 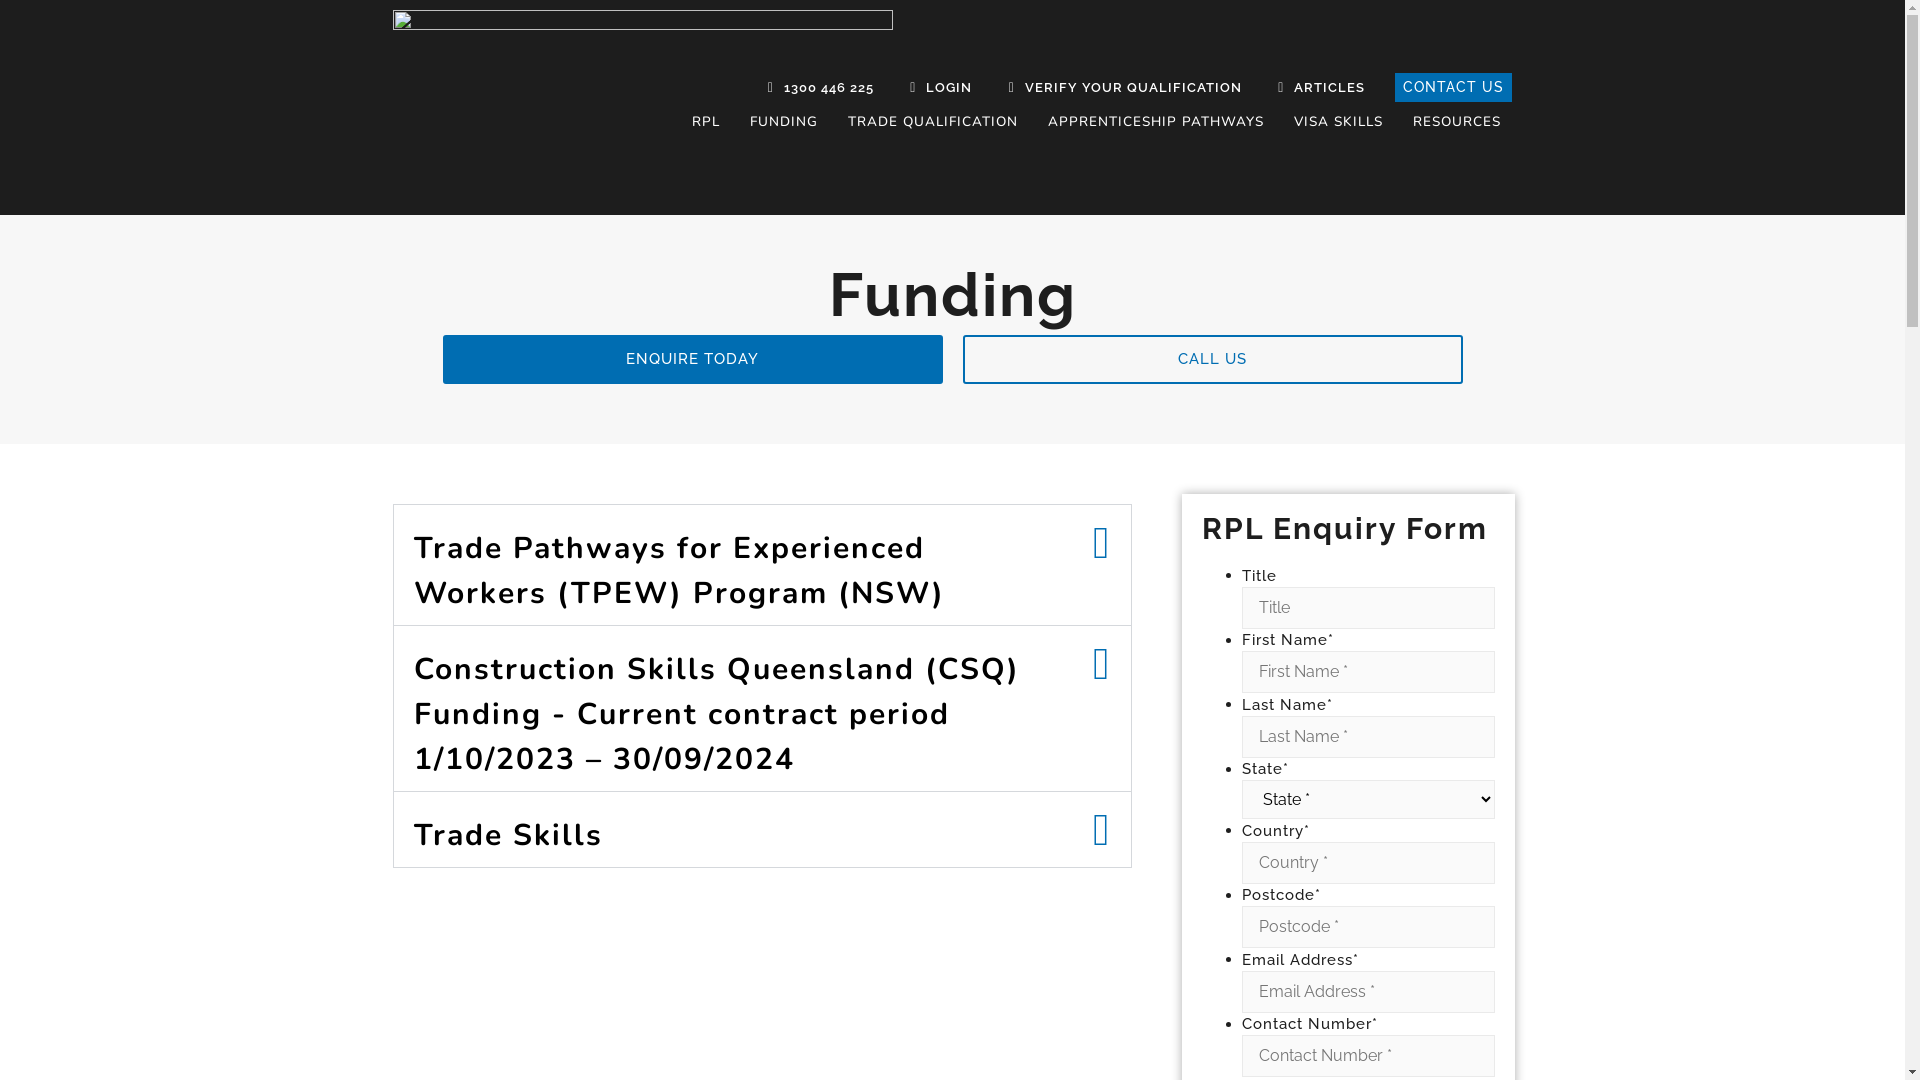 What do you see at coordinates (1457, 122) in the screenshot?
I see `'RESOURCES'` at bounding box center [1457, 122].